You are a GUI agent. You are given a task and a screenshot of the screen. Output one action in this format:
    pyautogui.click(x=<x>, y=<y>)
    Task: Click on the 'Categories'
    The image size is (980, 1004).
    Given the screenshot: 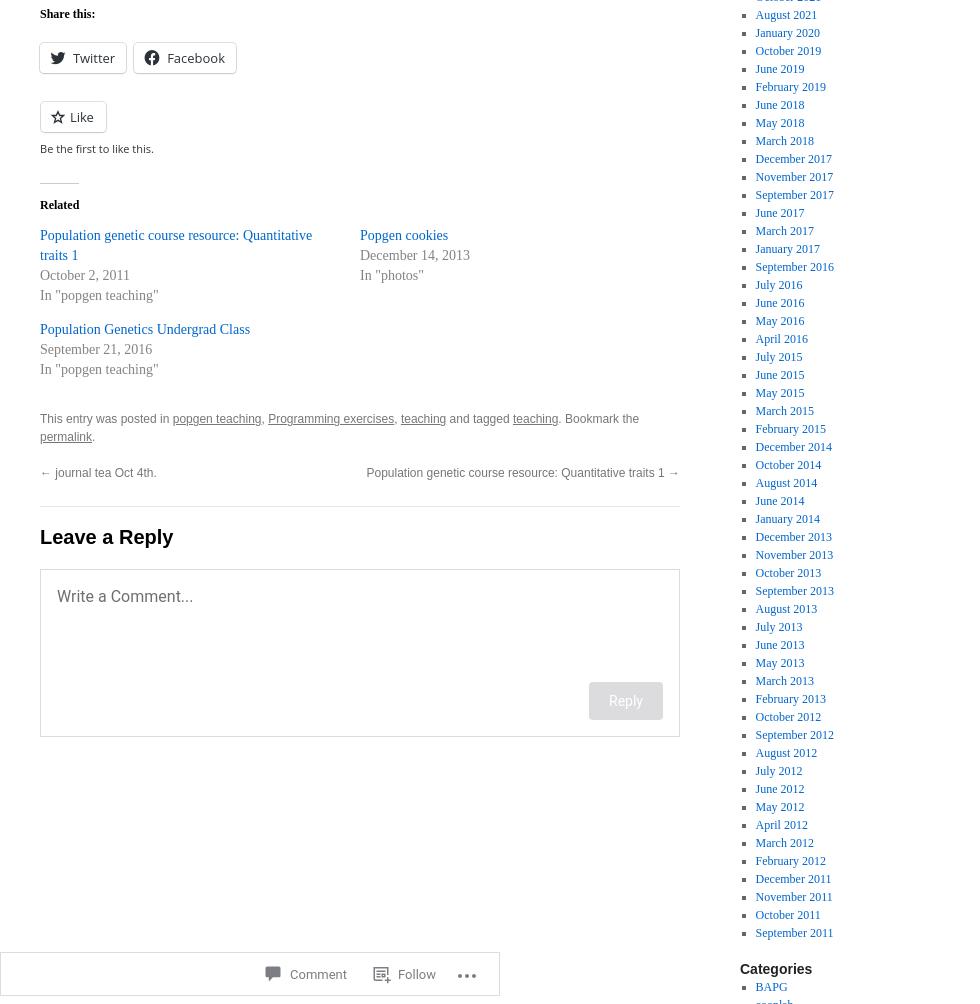 What is the action you would take?
    pyautogui.click(x=775, y=967)
    